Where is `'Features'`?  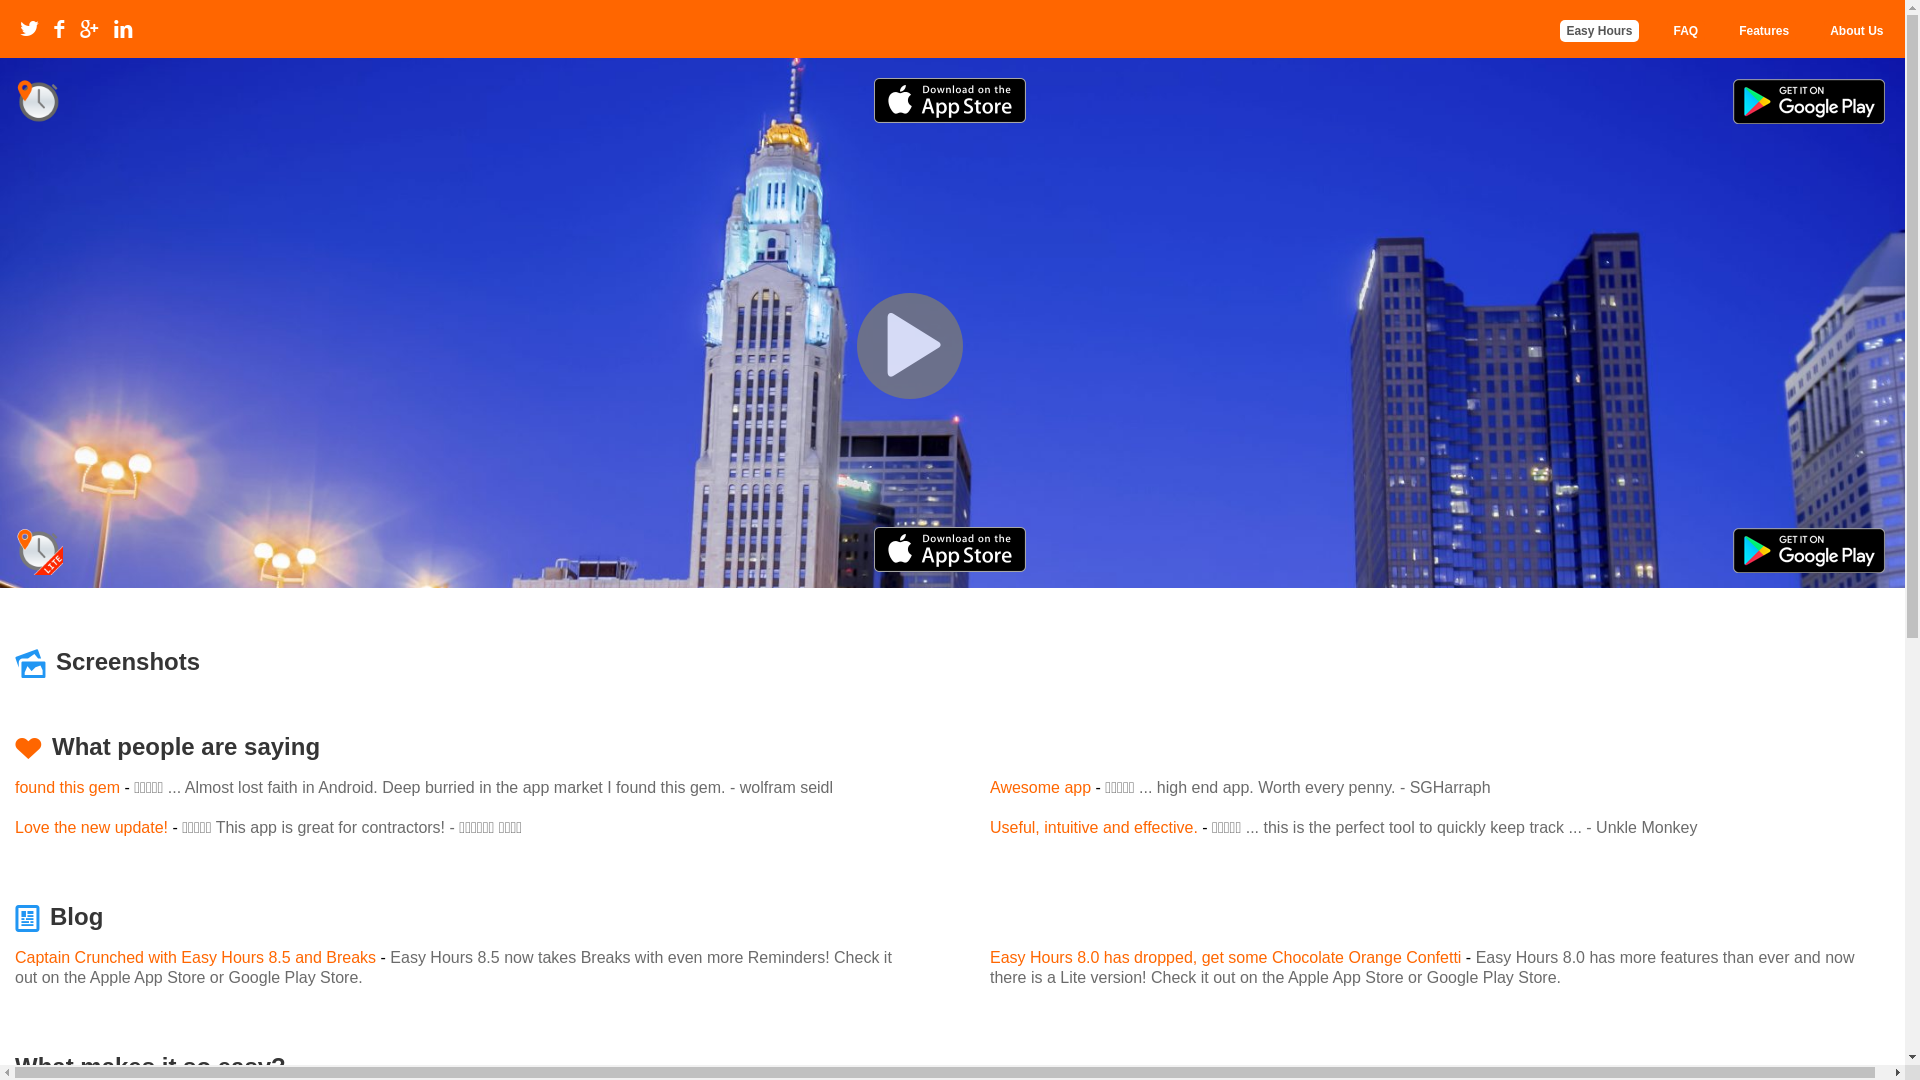 'Features' is located at coordinates (1763, 30).